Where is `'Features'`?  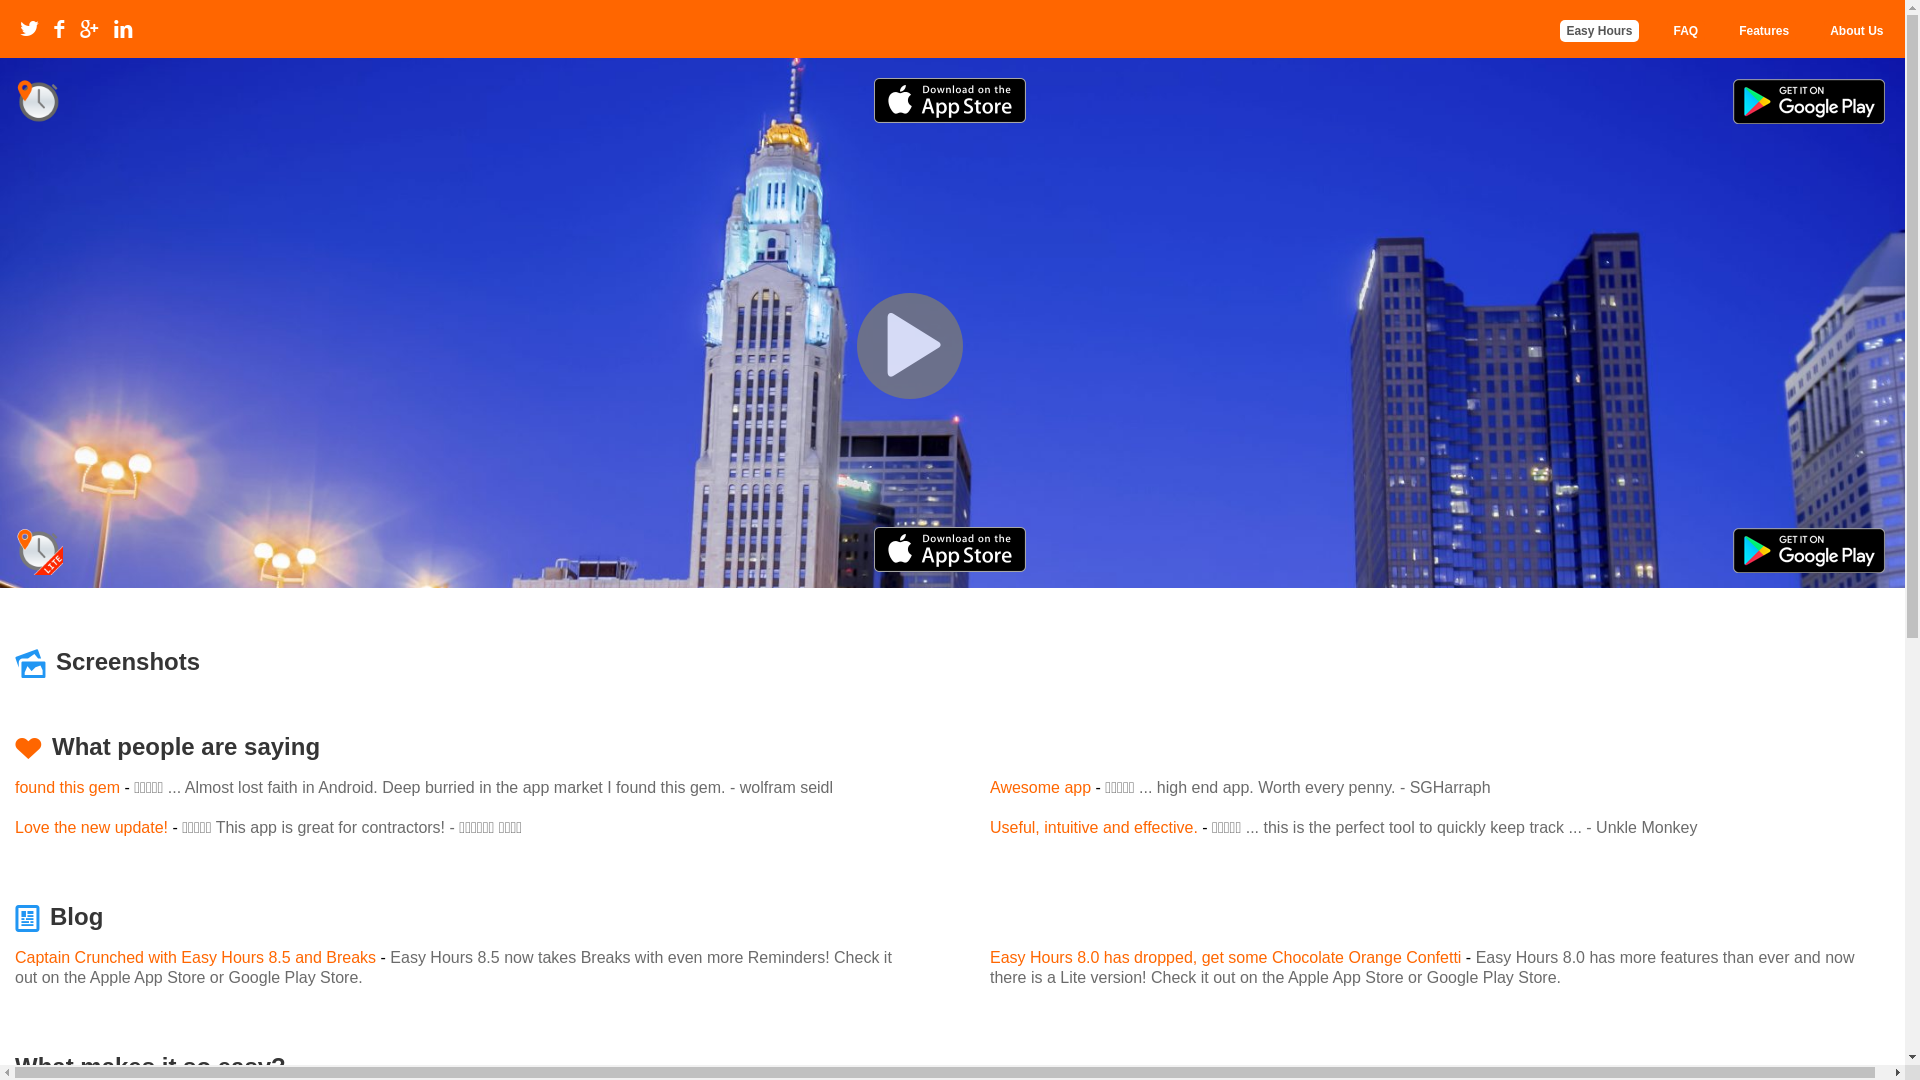 'Features' is located at coordinates (1763, 30).